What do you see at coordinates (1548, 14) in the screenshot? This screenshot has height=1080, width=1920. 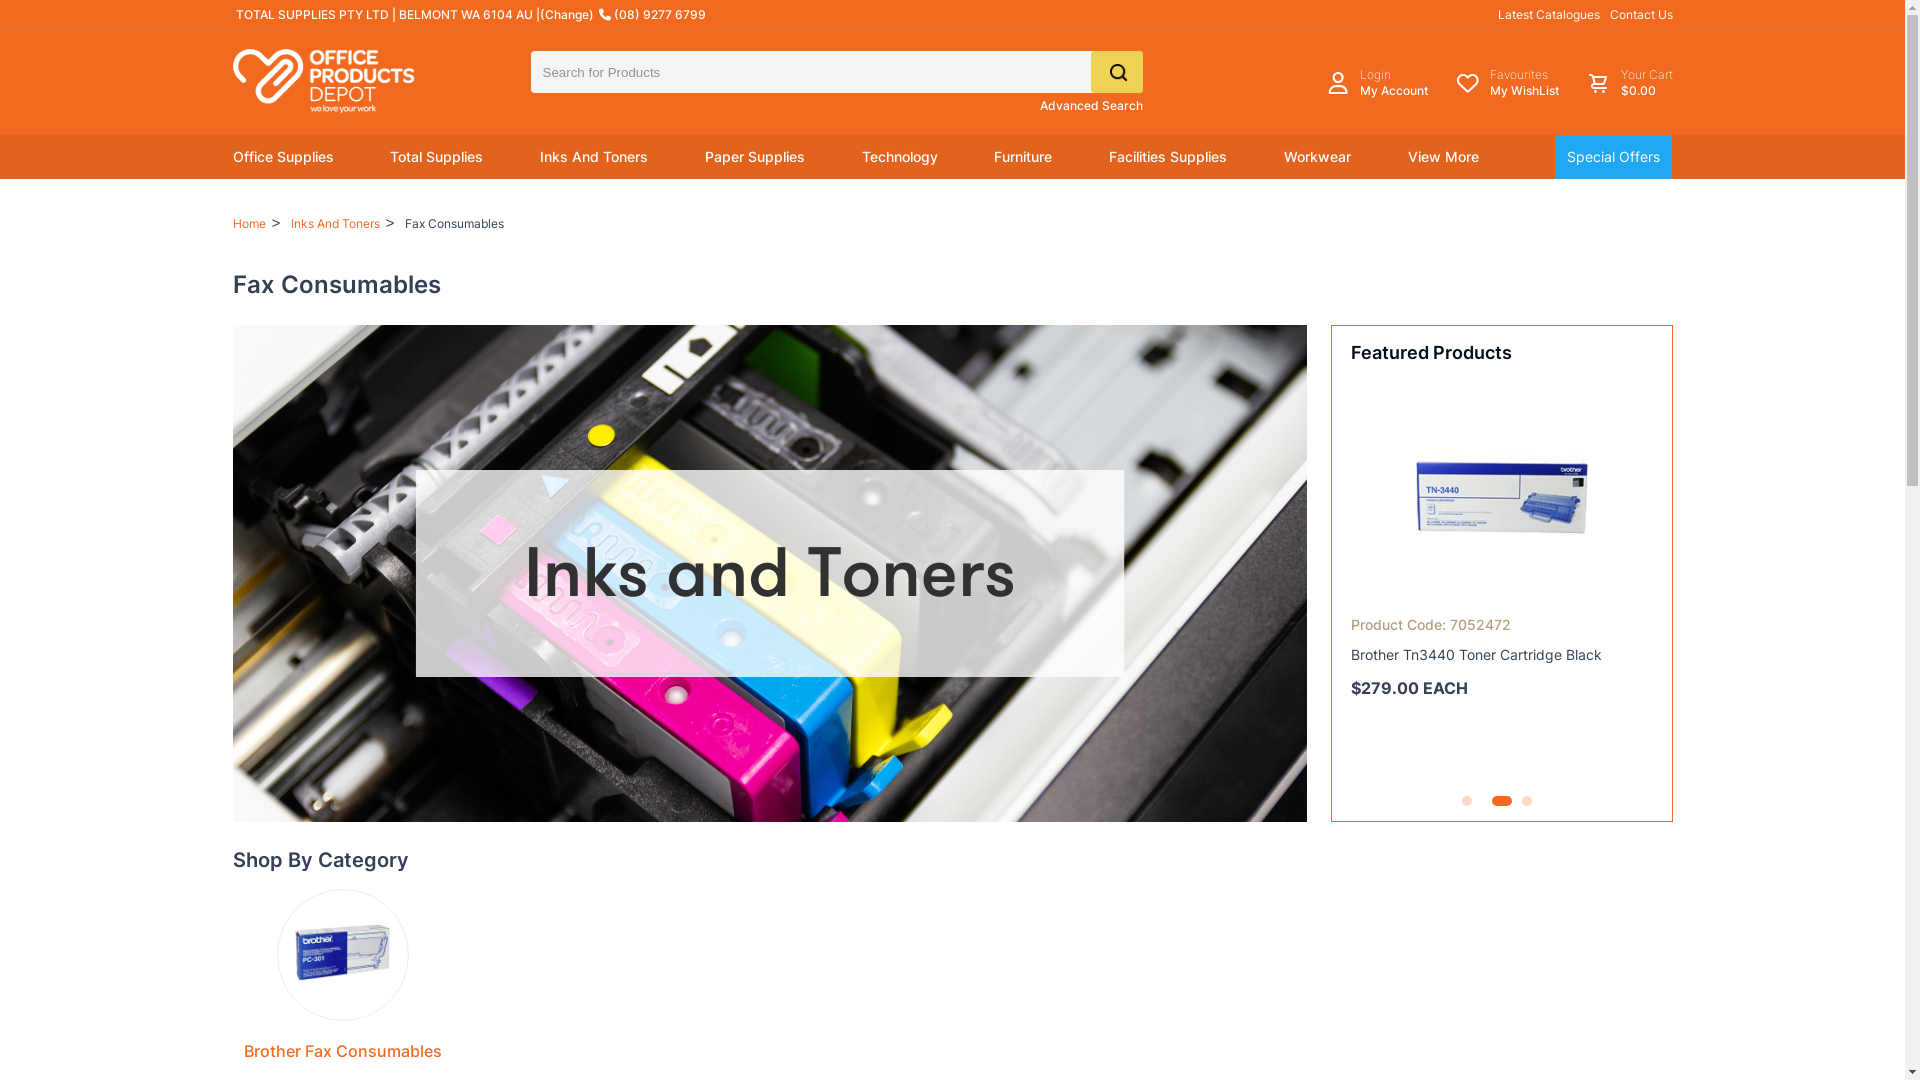 I see `'Latest Catalogues'` at bounding box center [1548, 14].